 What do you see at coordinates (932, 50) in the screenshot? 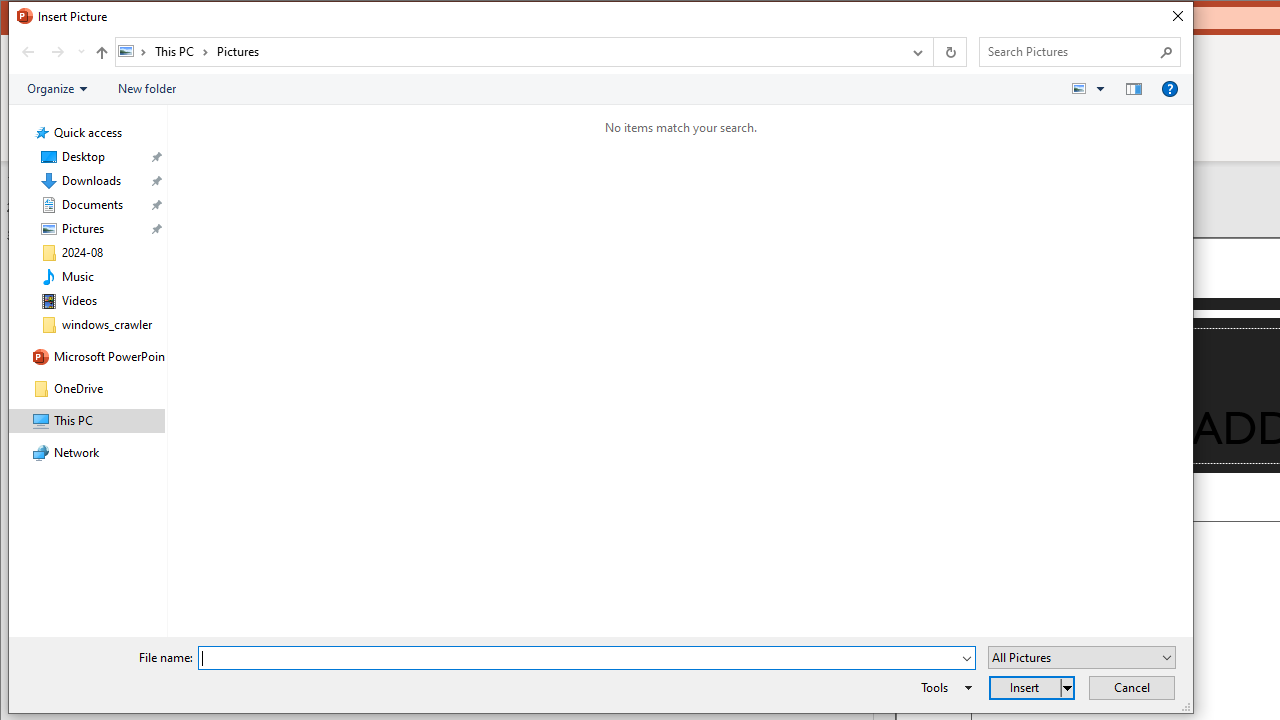
I see `'Address band toolbar'` at bounding box center [932, 50].